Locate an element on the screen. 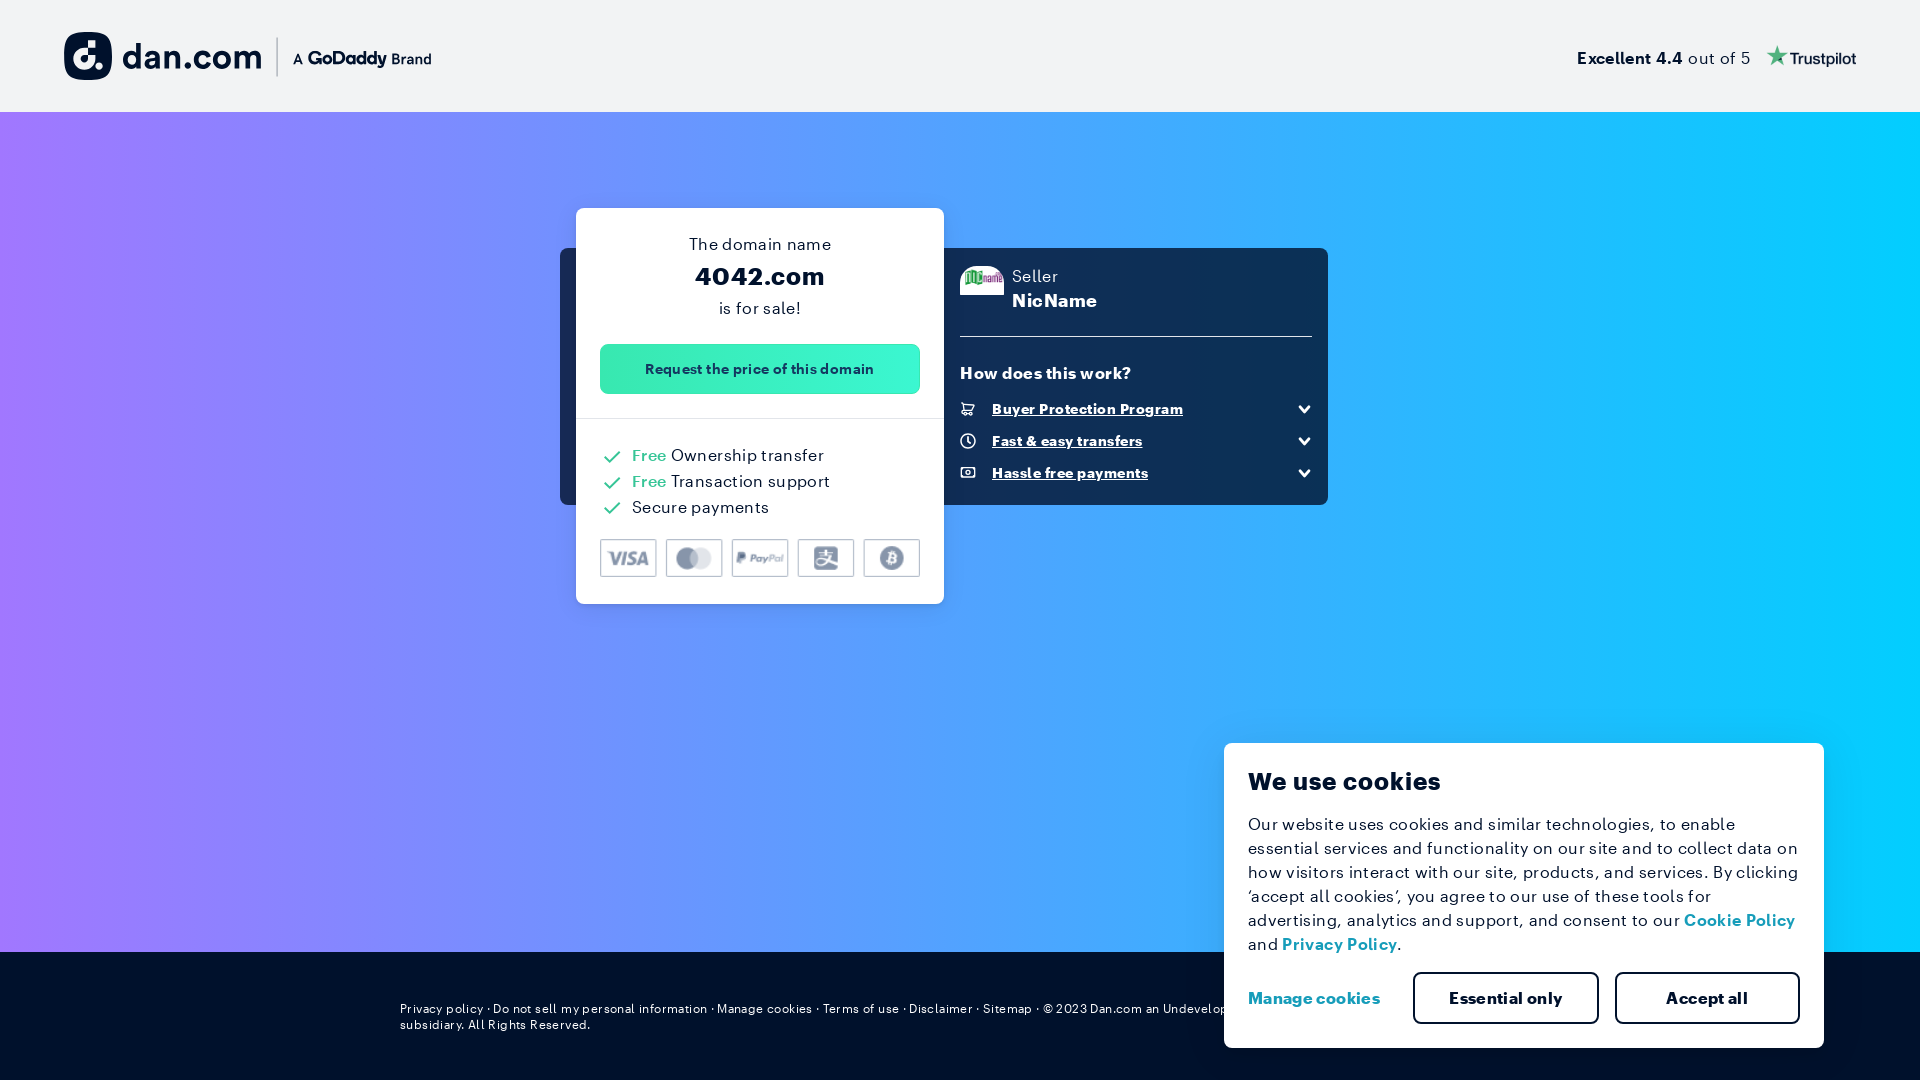  'Cookie Policy' is located at coordinates (1683, 919).